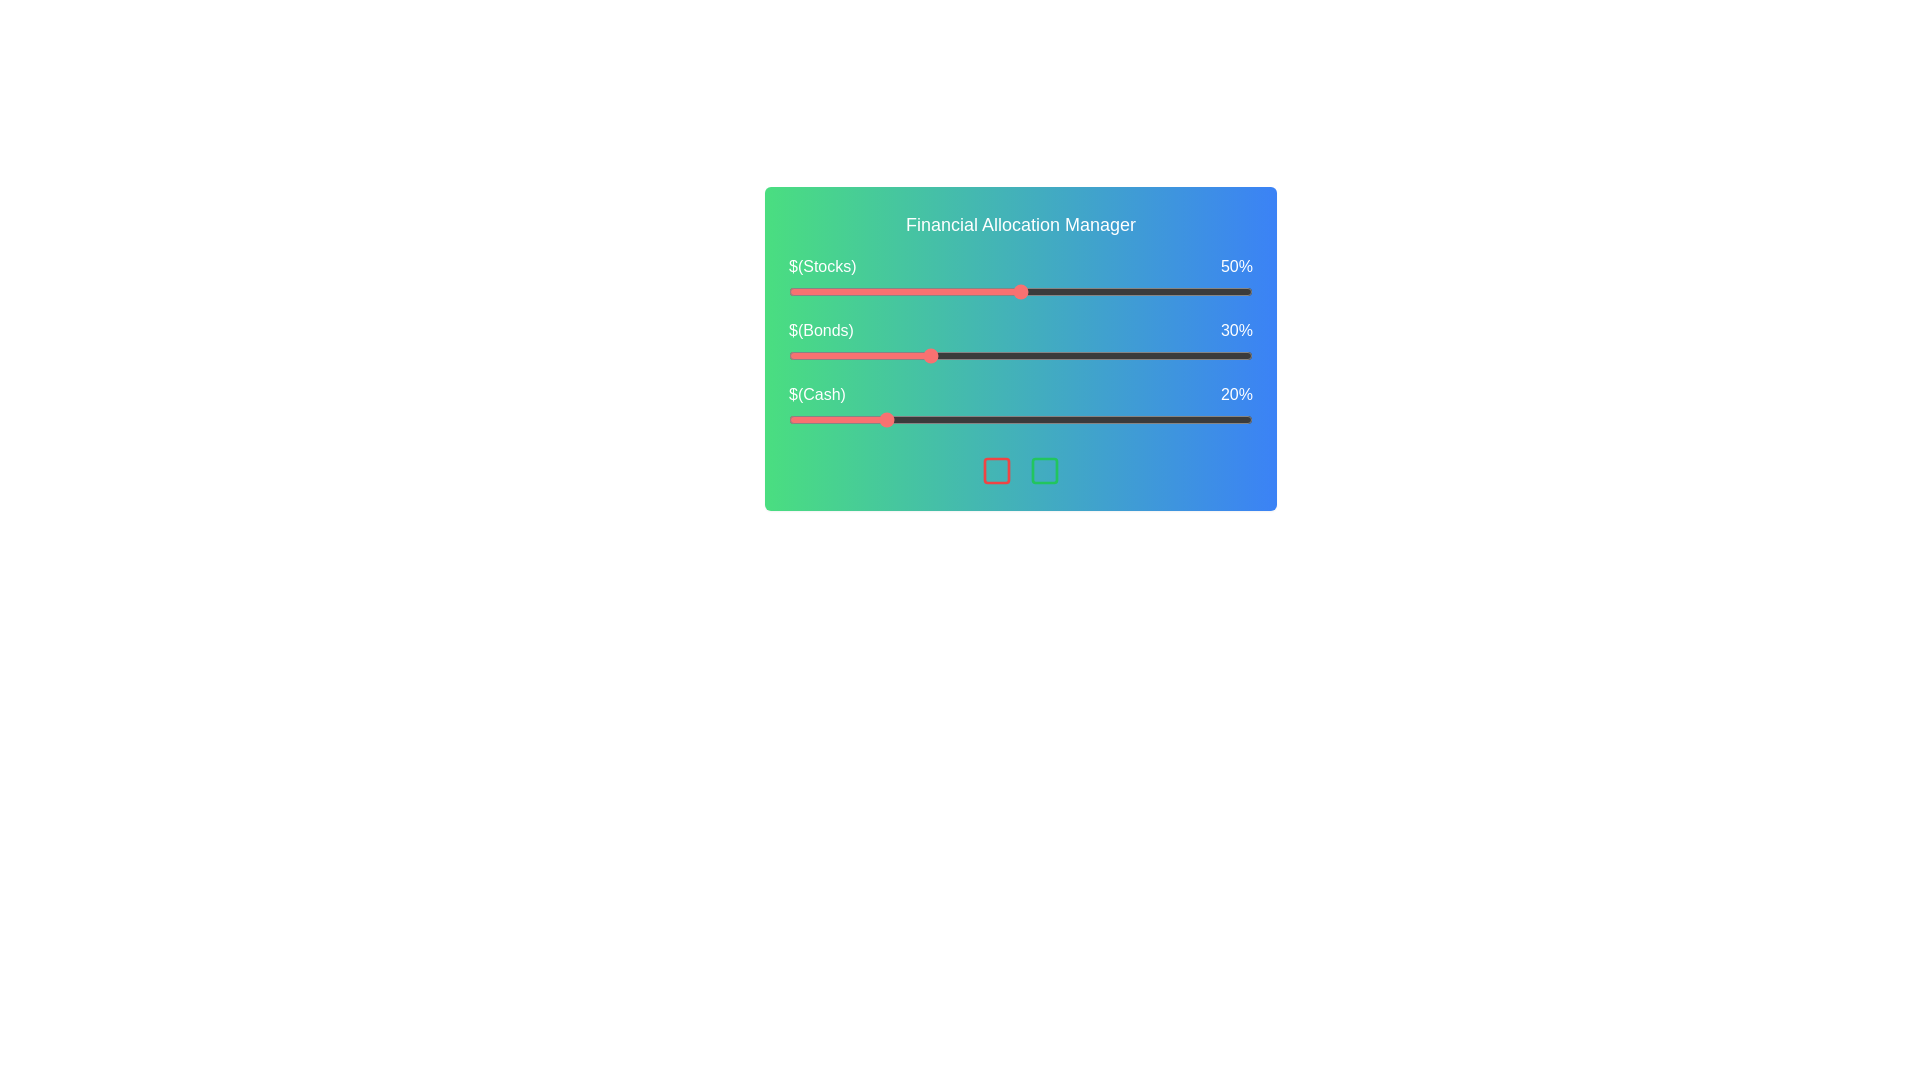  I want to click on the title of the component, so click(1021, 224).